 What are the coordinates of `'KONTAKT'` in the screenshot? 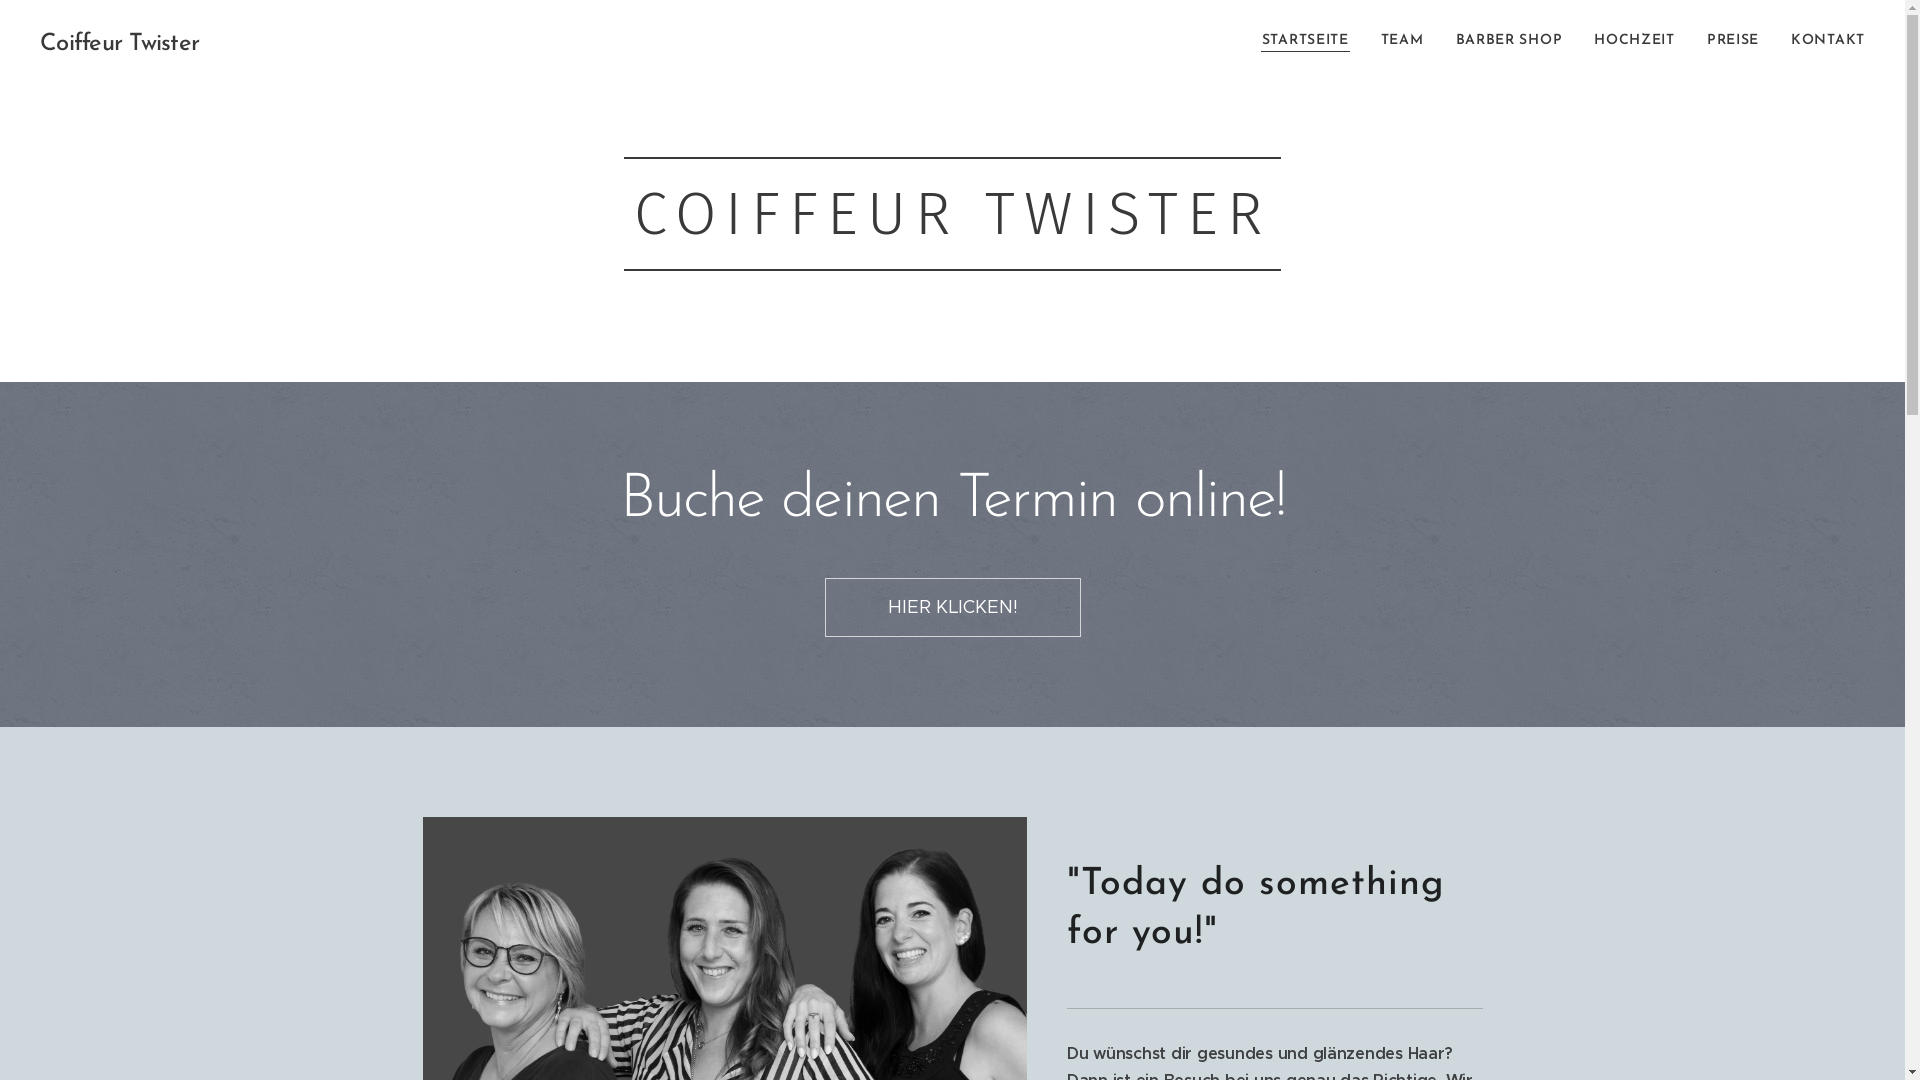 It's located at (1819, 41).